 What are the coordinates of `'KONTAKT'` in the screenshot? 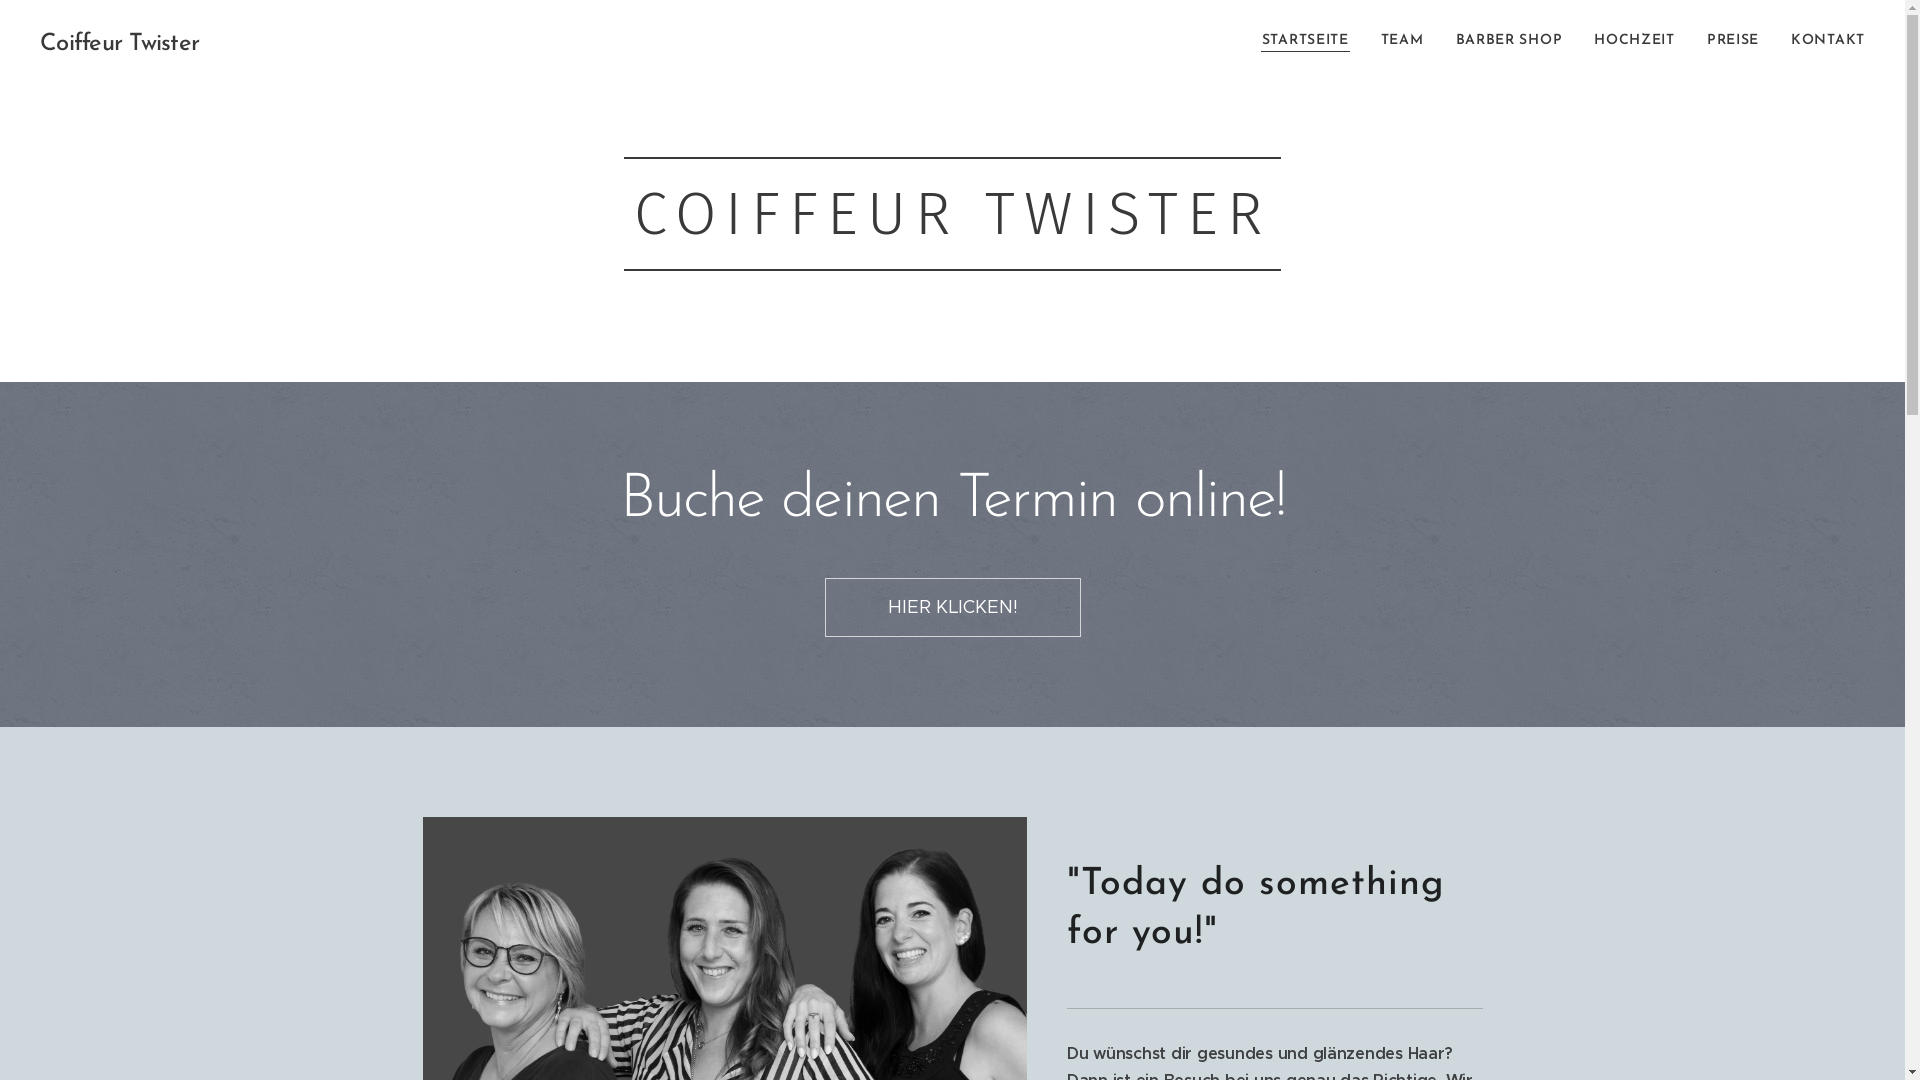 It's located at (1819, 41).